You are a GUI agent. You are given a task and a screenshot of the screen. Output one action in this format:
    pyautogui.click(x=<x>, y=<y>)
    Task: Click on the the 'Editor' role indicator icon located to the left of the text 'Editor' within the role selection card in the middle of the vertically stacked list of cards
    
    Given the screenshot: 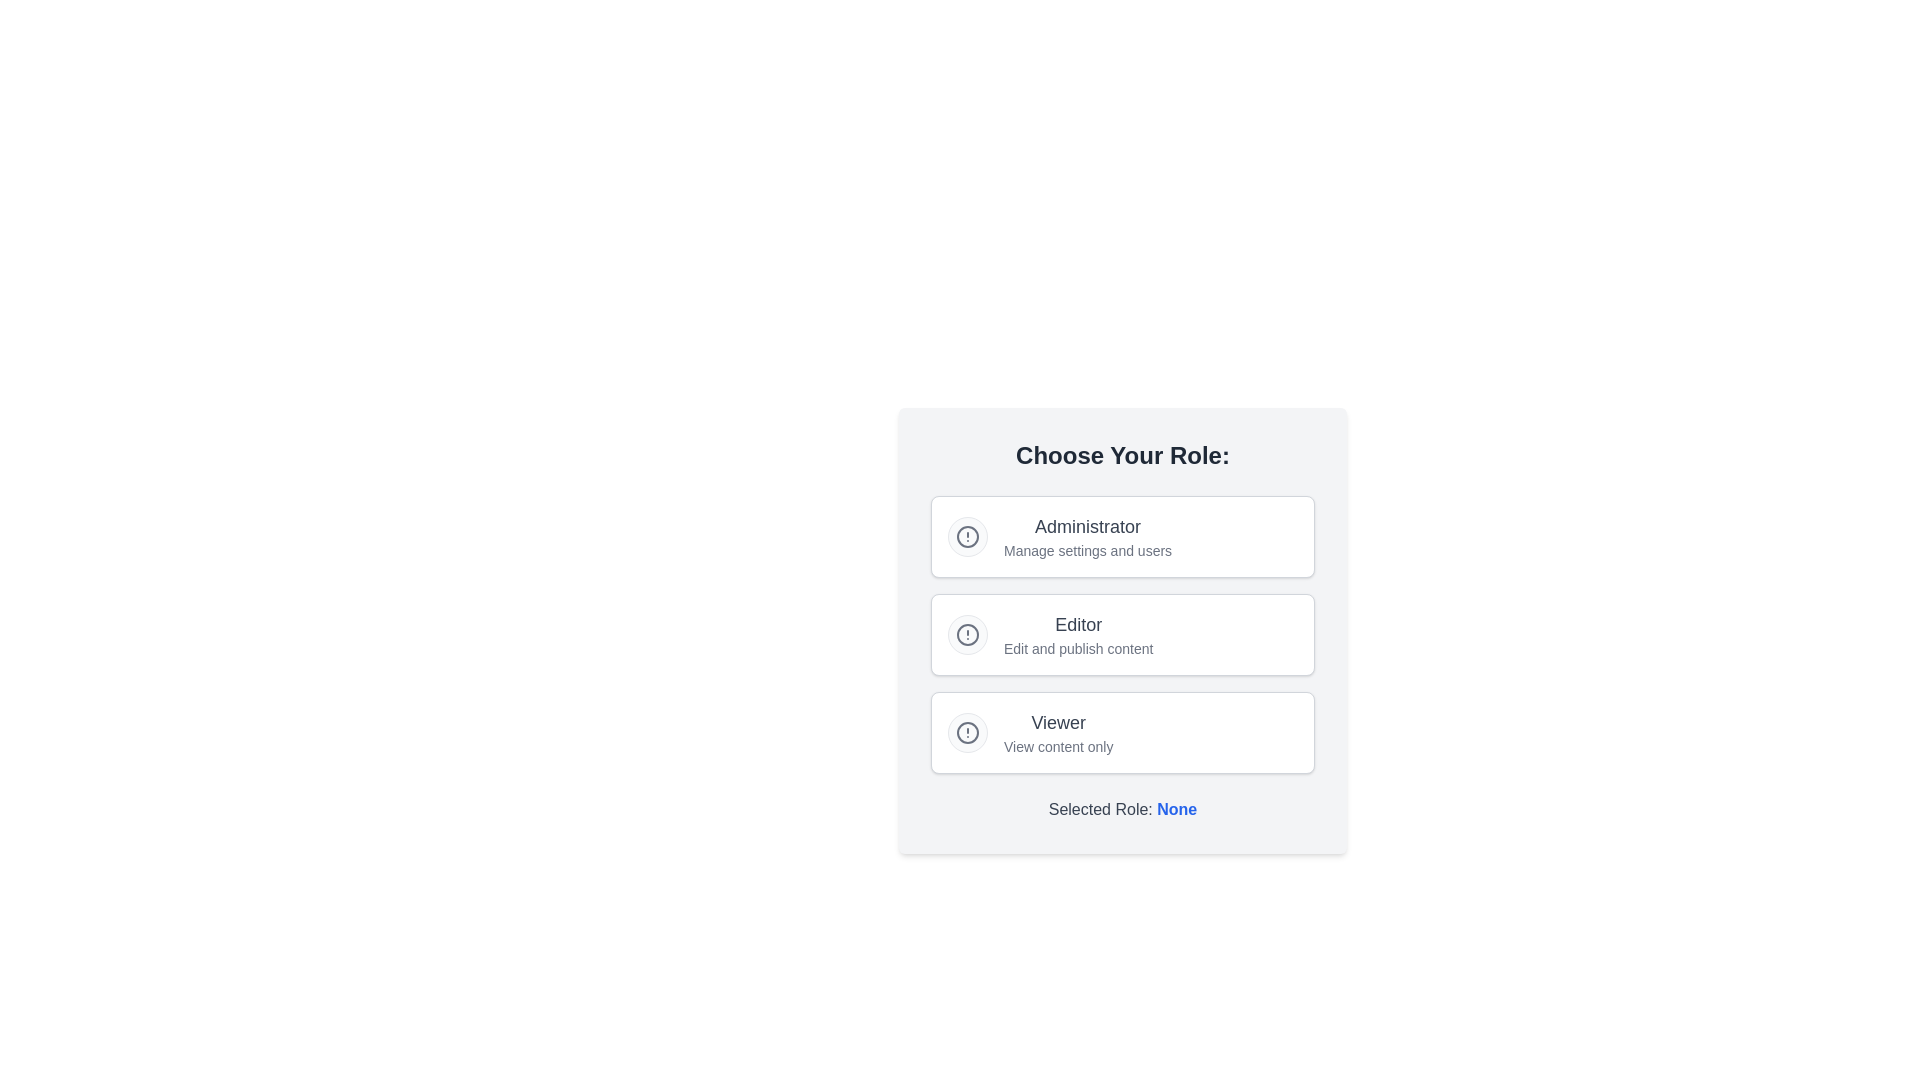 What is the action you would take?
    pyautogui.click(x=968, y=635)
    